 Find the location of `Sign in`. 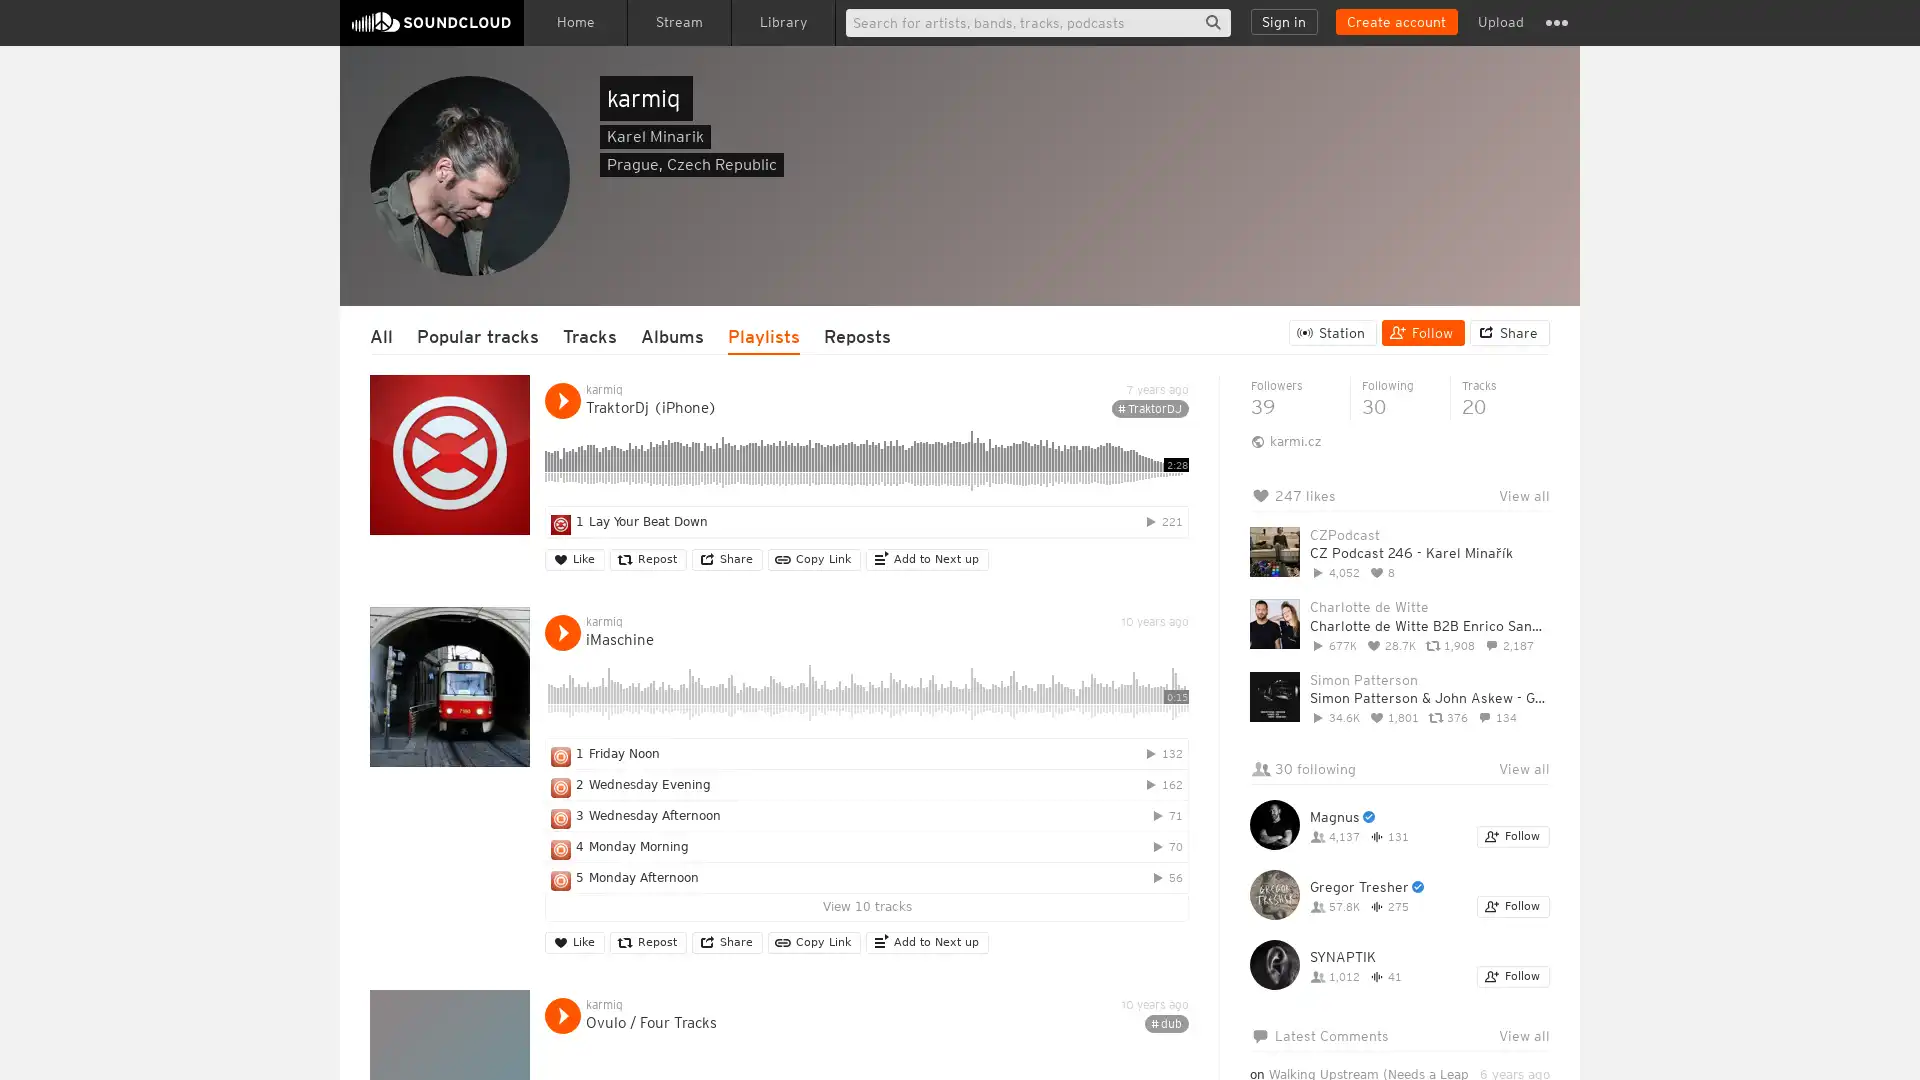

Sign in is located at coordinates (1284, 22).